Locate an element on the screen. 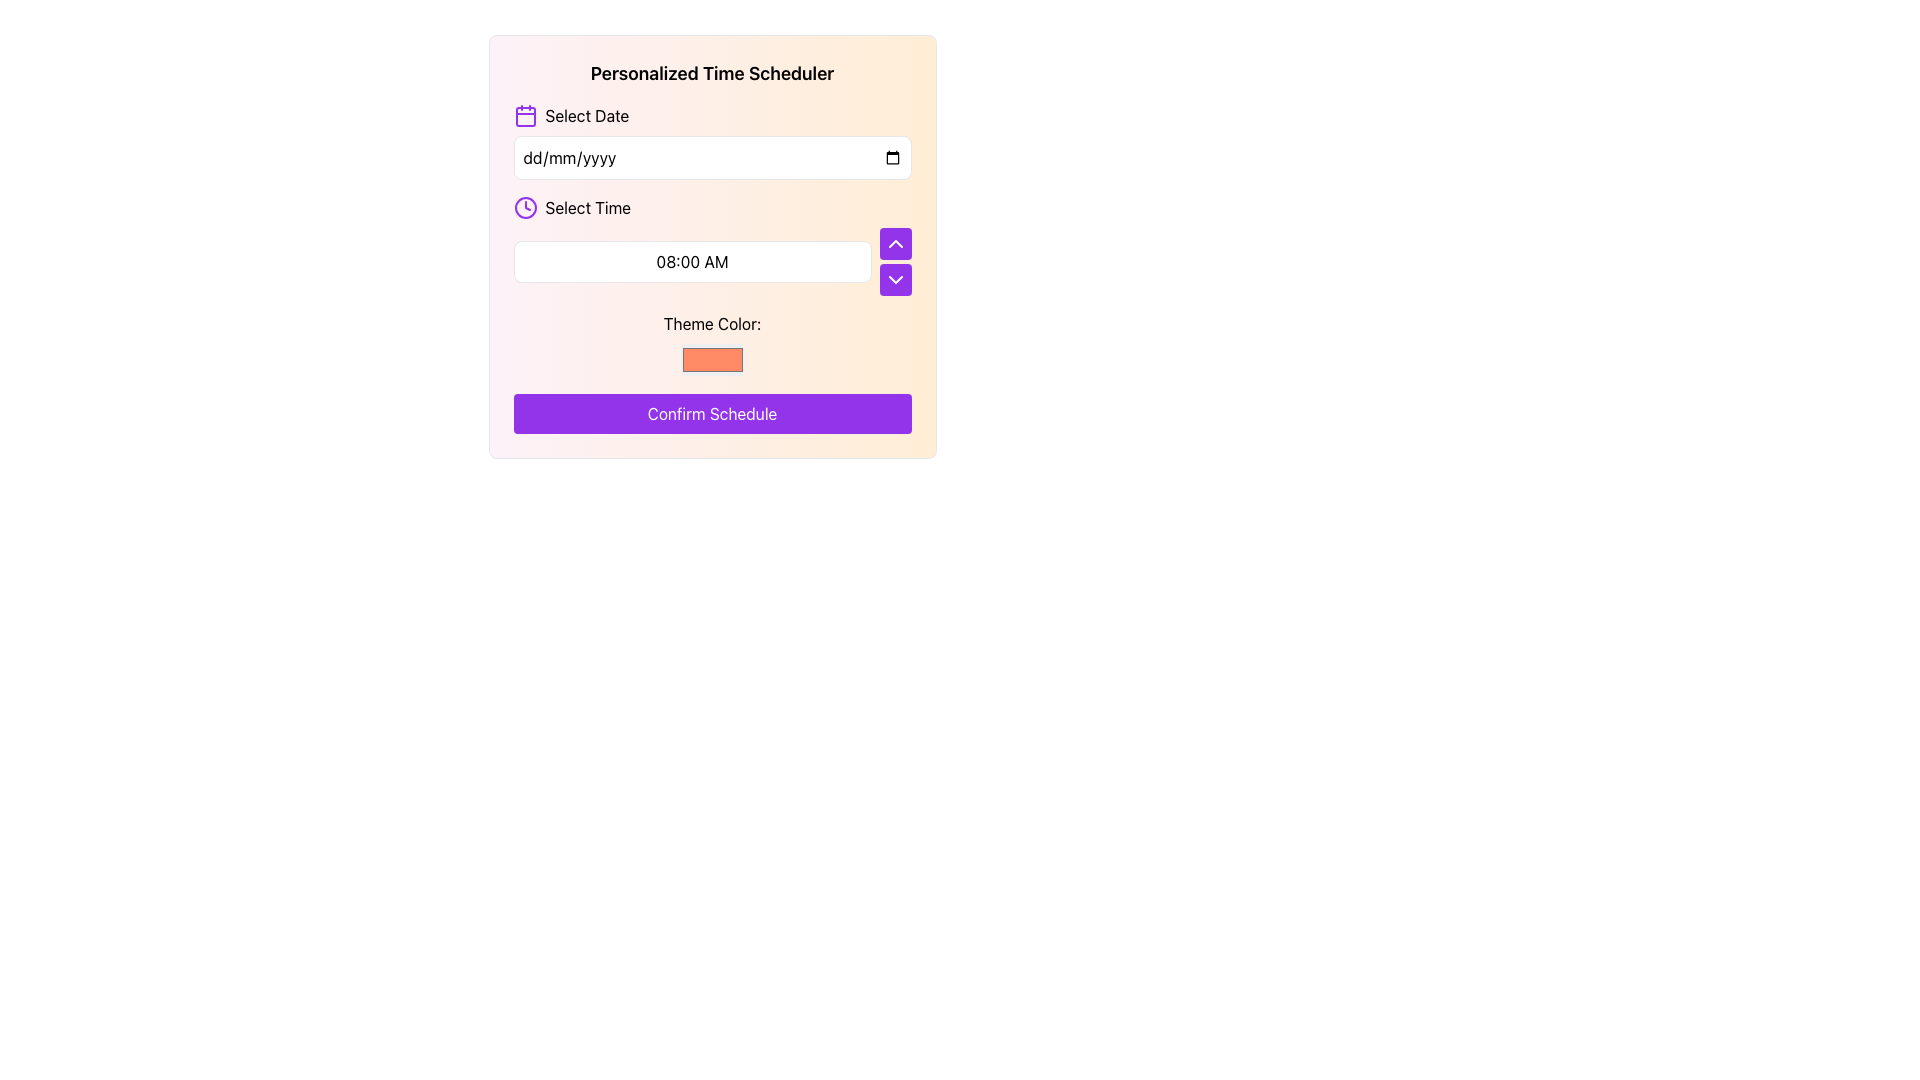 The width and height of the screenshot is (1920, 1080). the circular part of the clock icon, which is located to the left of the 'Select Time' text and visually represents the concept of time is located at coordinates (525, 208).